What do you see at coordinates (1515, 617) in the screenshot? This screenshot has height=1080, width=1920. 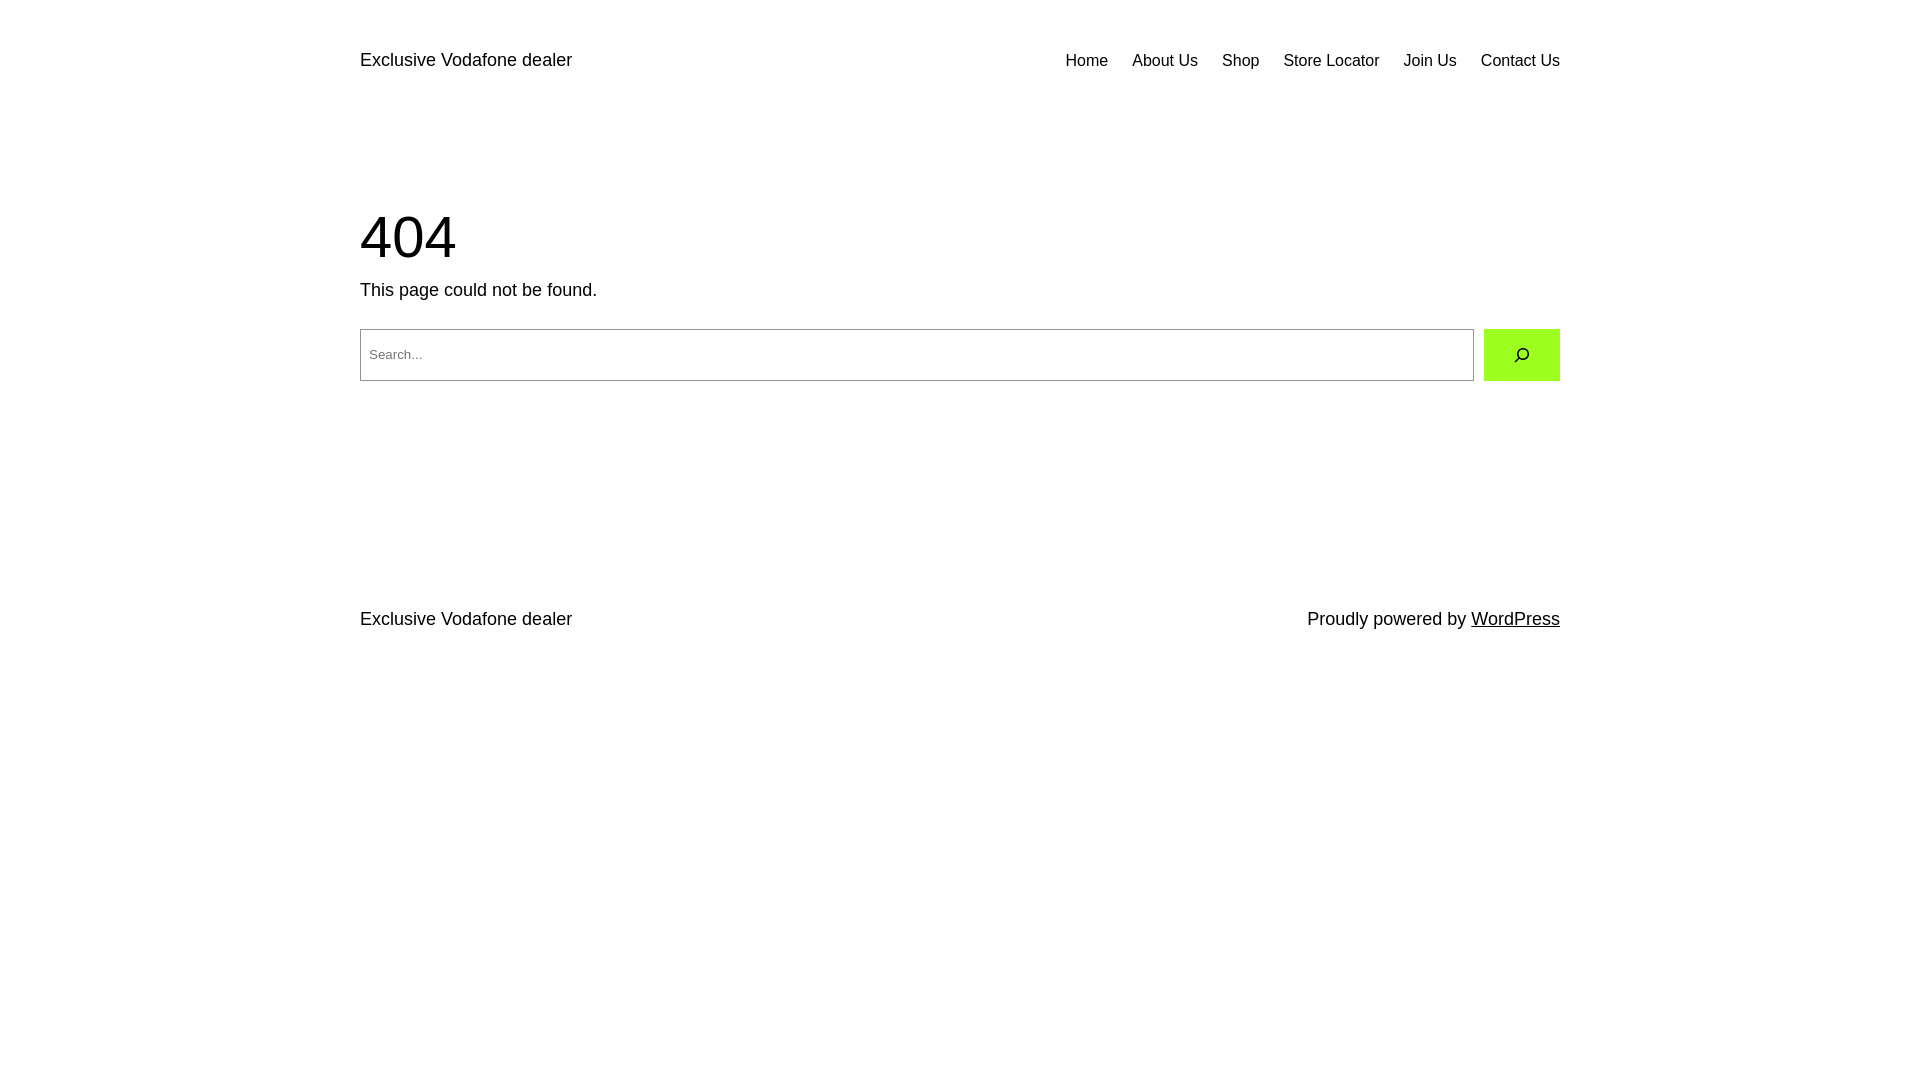 I see `'WordPress'` at bounding box center [1515, 617].